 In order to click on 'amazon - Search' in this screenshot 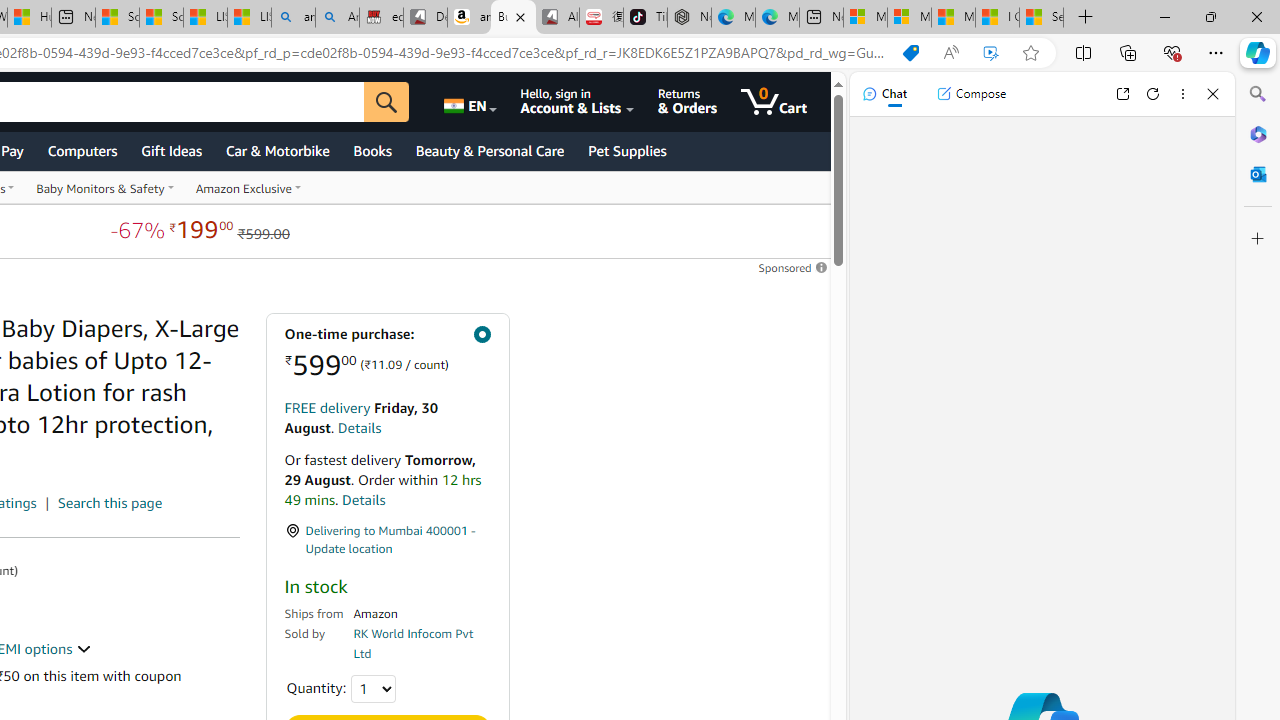, I will do `click(292, 17)`.